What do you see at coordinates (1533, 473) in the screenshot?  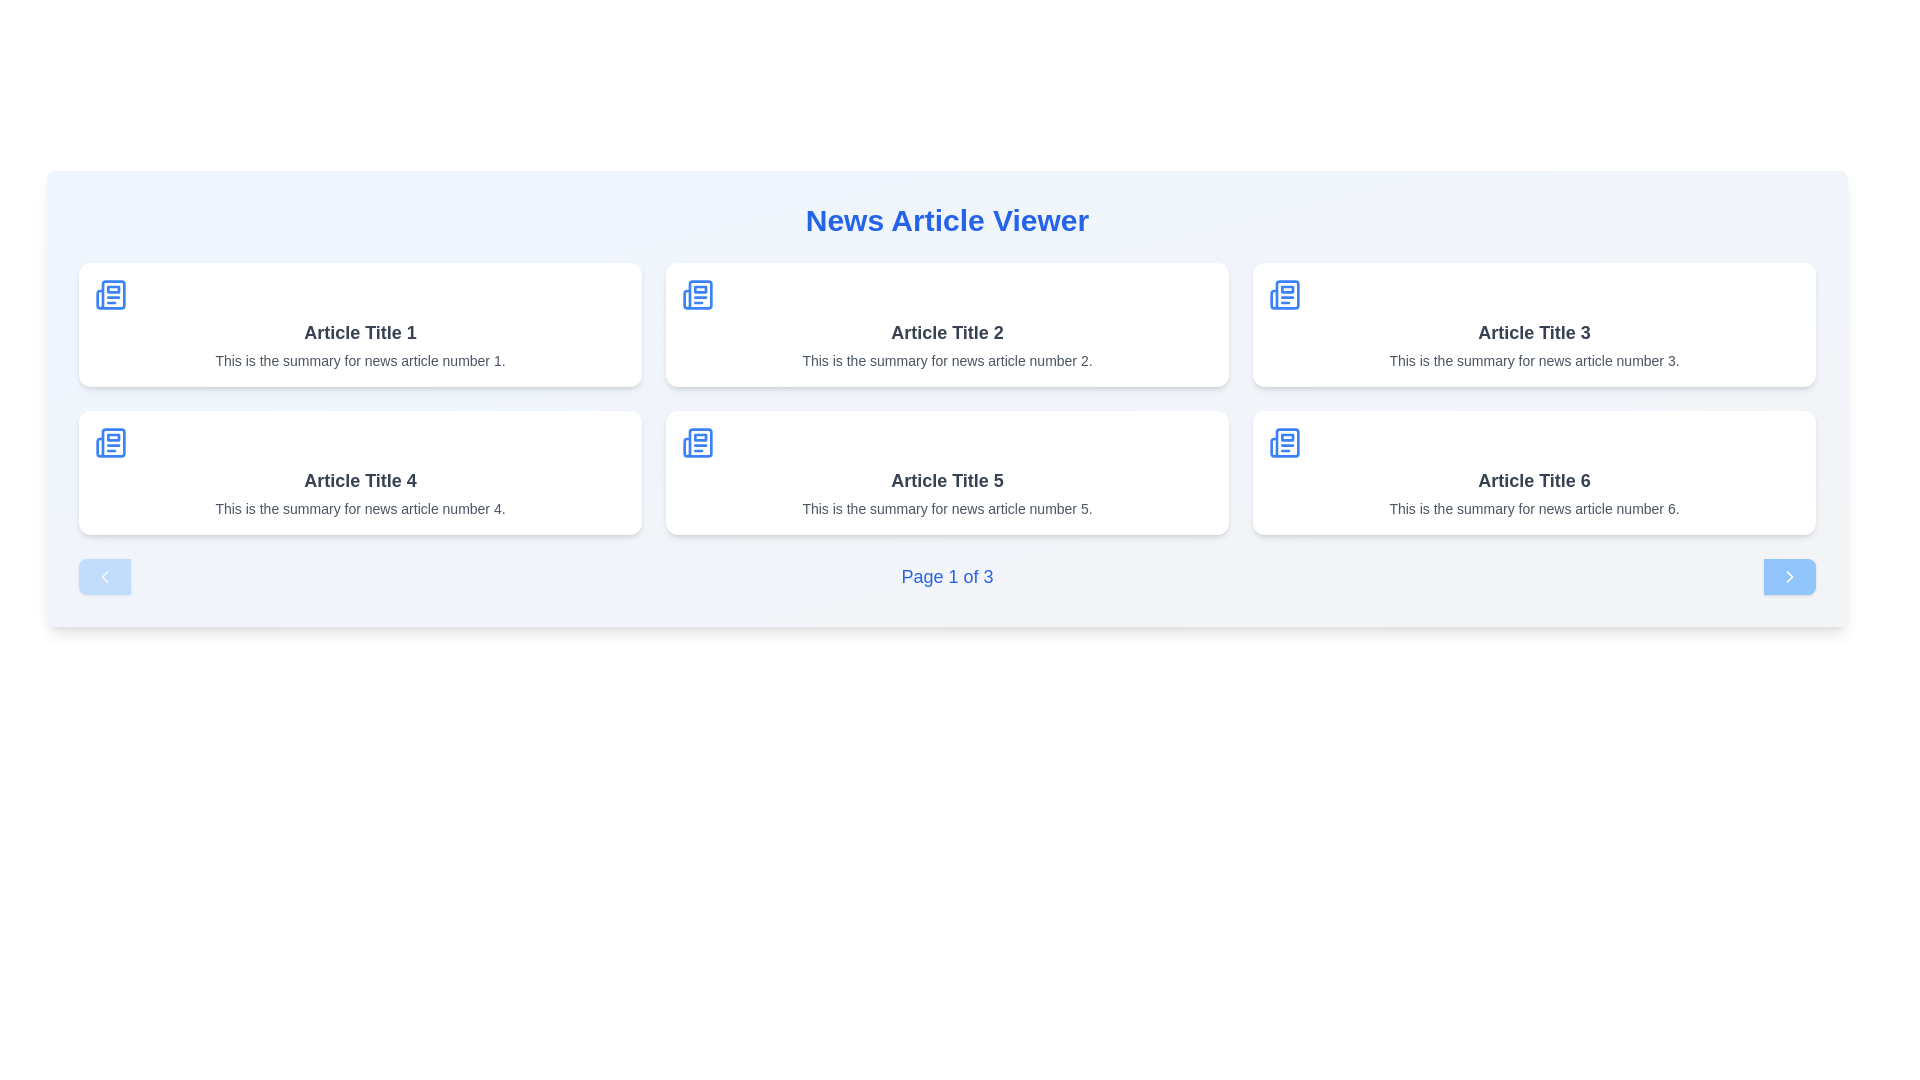 I see `the news item preview card located at the bottom-right corner of the grid layout, which contains a title and a brief summary, adjacent to 'Article Title 5'` at bounding box center [1533, 473].